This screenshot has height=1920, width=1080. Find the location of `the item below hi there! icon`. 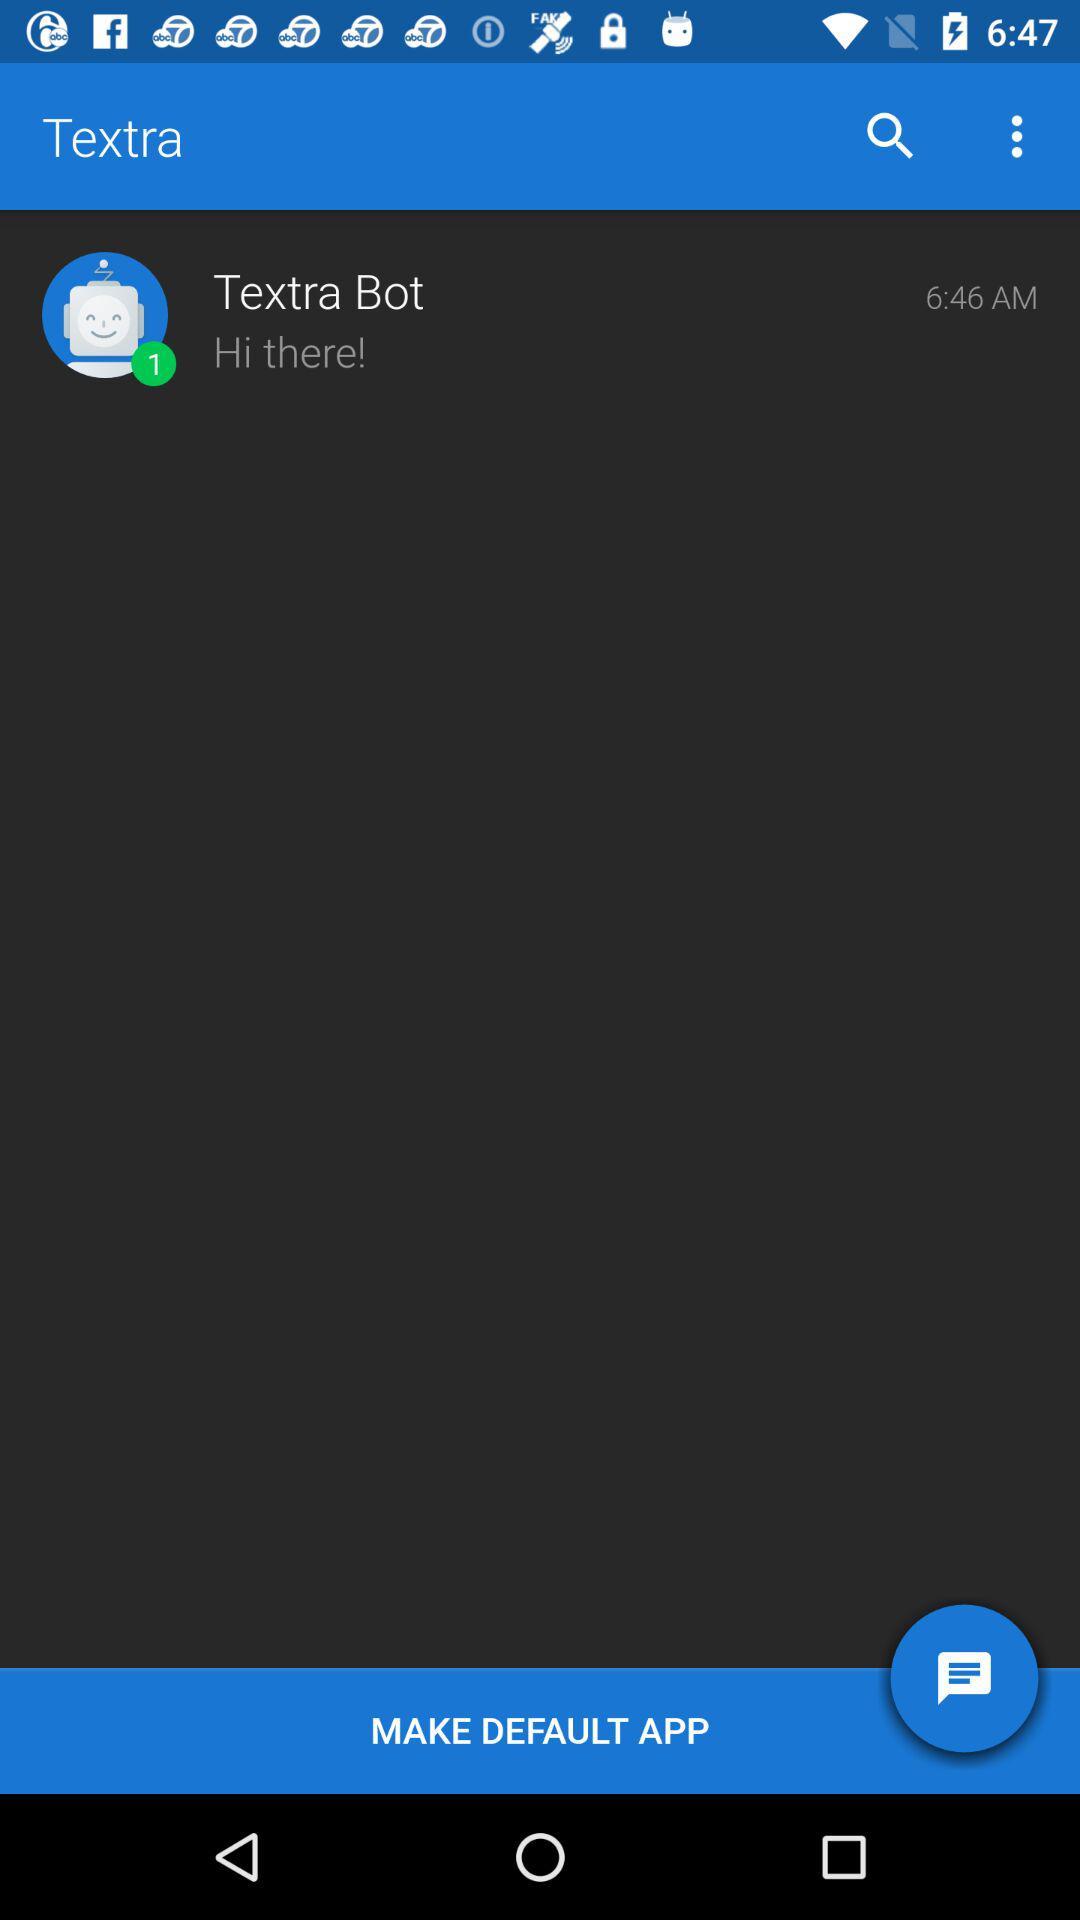

the item below hi there! icon is located at coordinates (540, 1730).